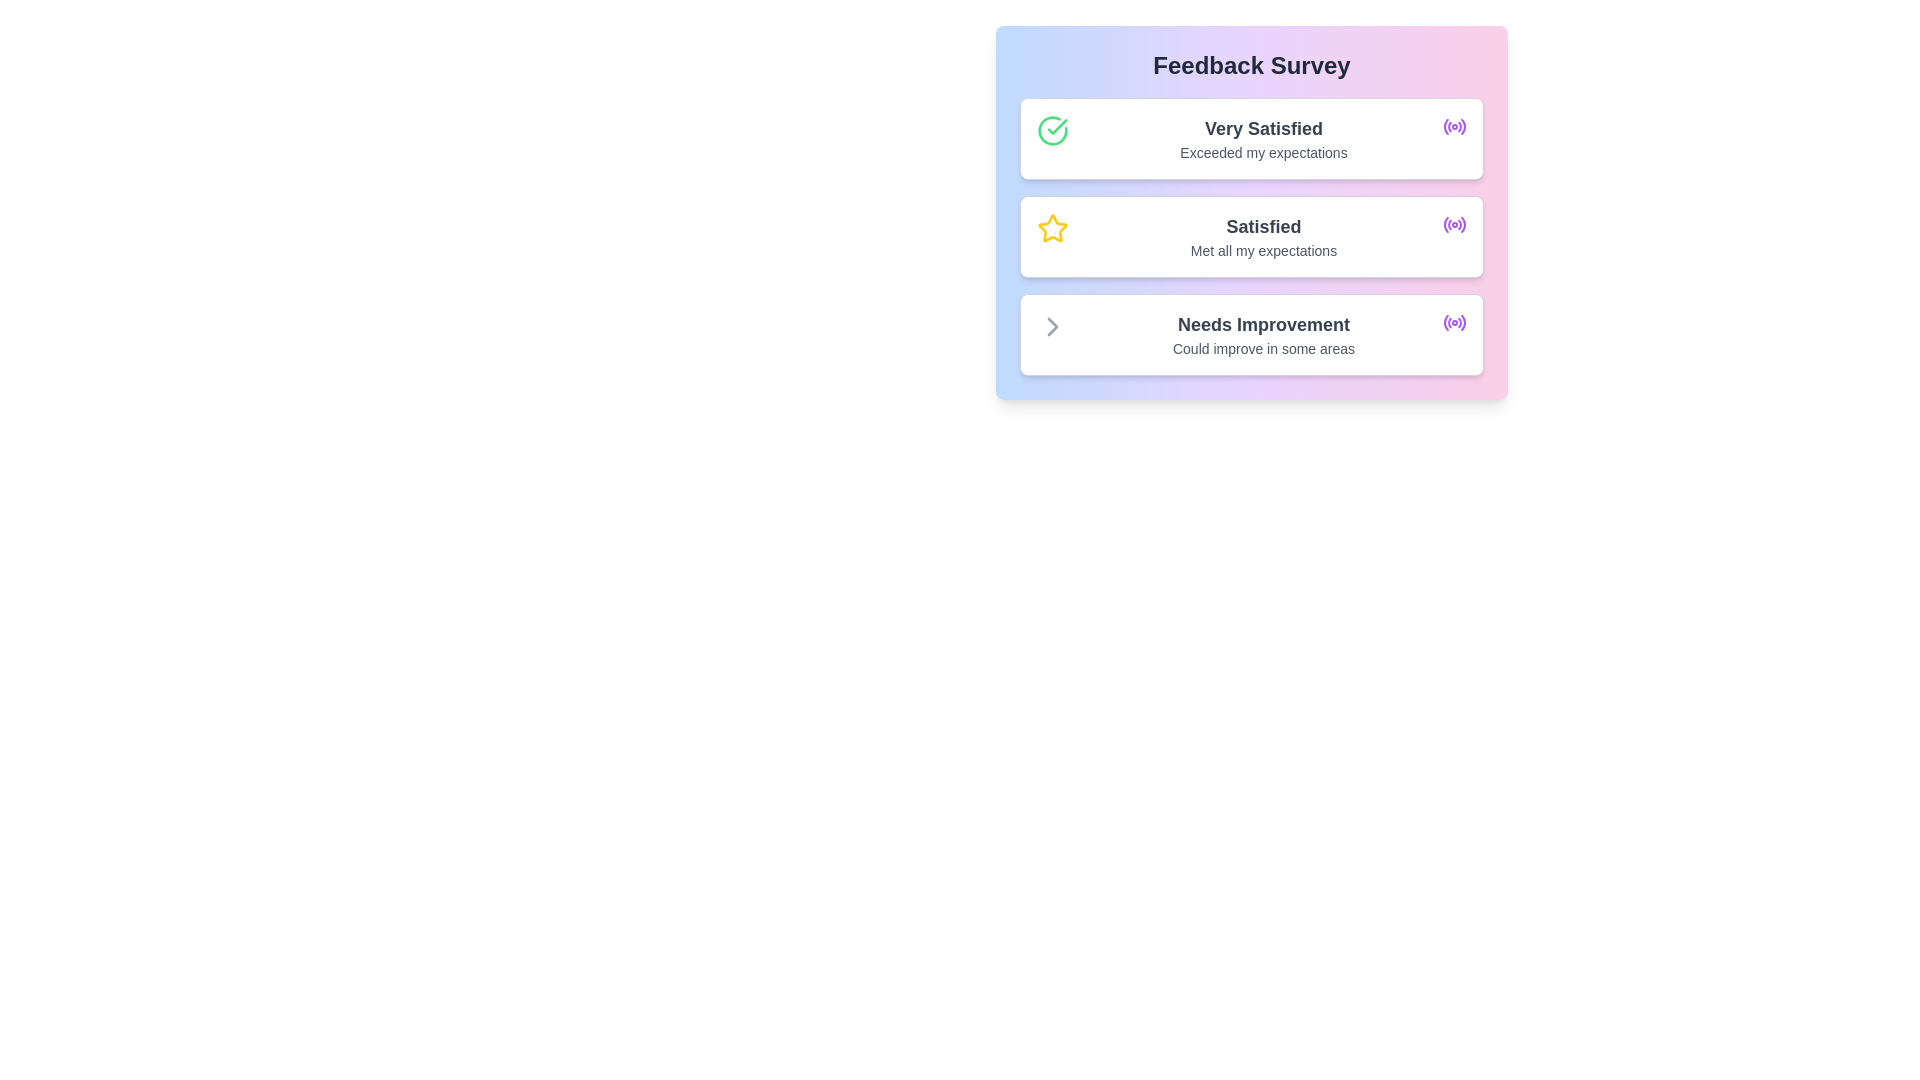  Describe the element at coordinates (1251, 235) in the screenshot. I see `the 'Satisfied' Selectable Card` at that location.